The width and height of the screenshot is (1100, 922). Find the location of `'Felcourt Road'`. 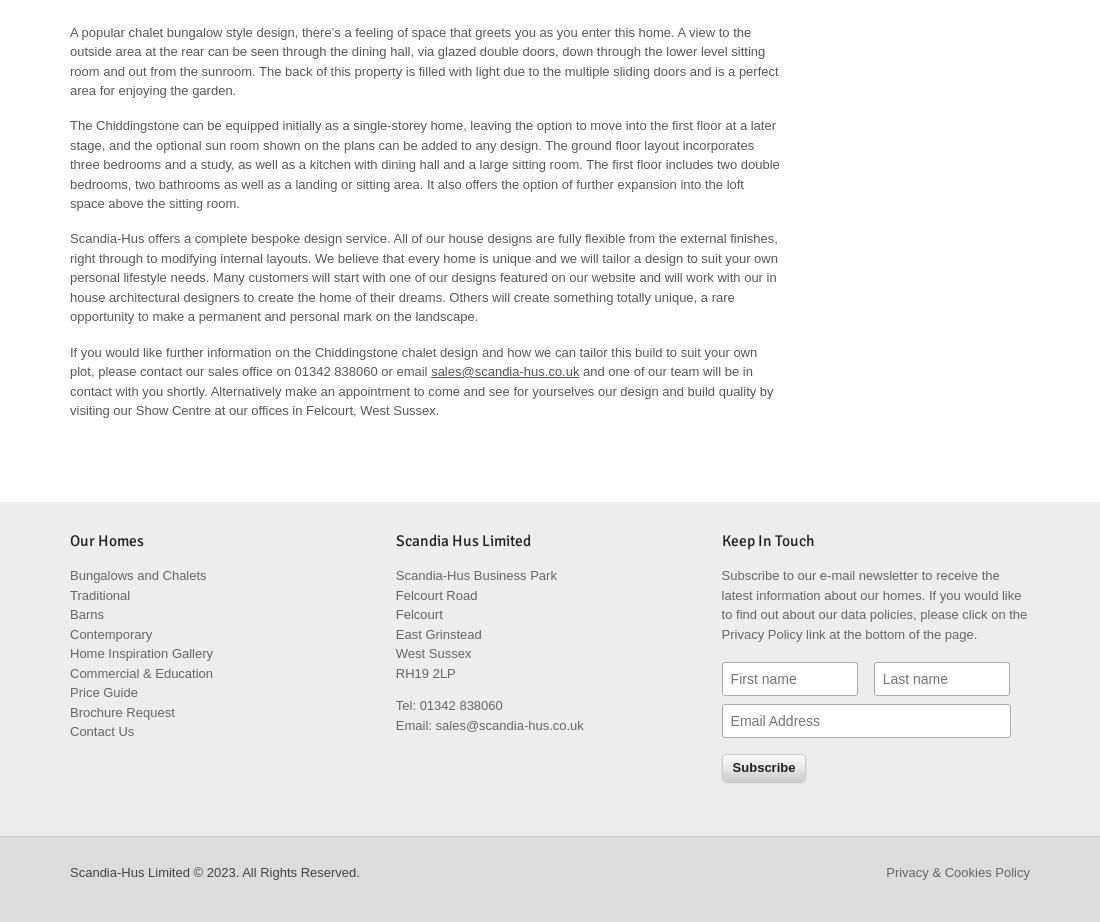

'Felcourt Road' is located at coordinates (435, 594).